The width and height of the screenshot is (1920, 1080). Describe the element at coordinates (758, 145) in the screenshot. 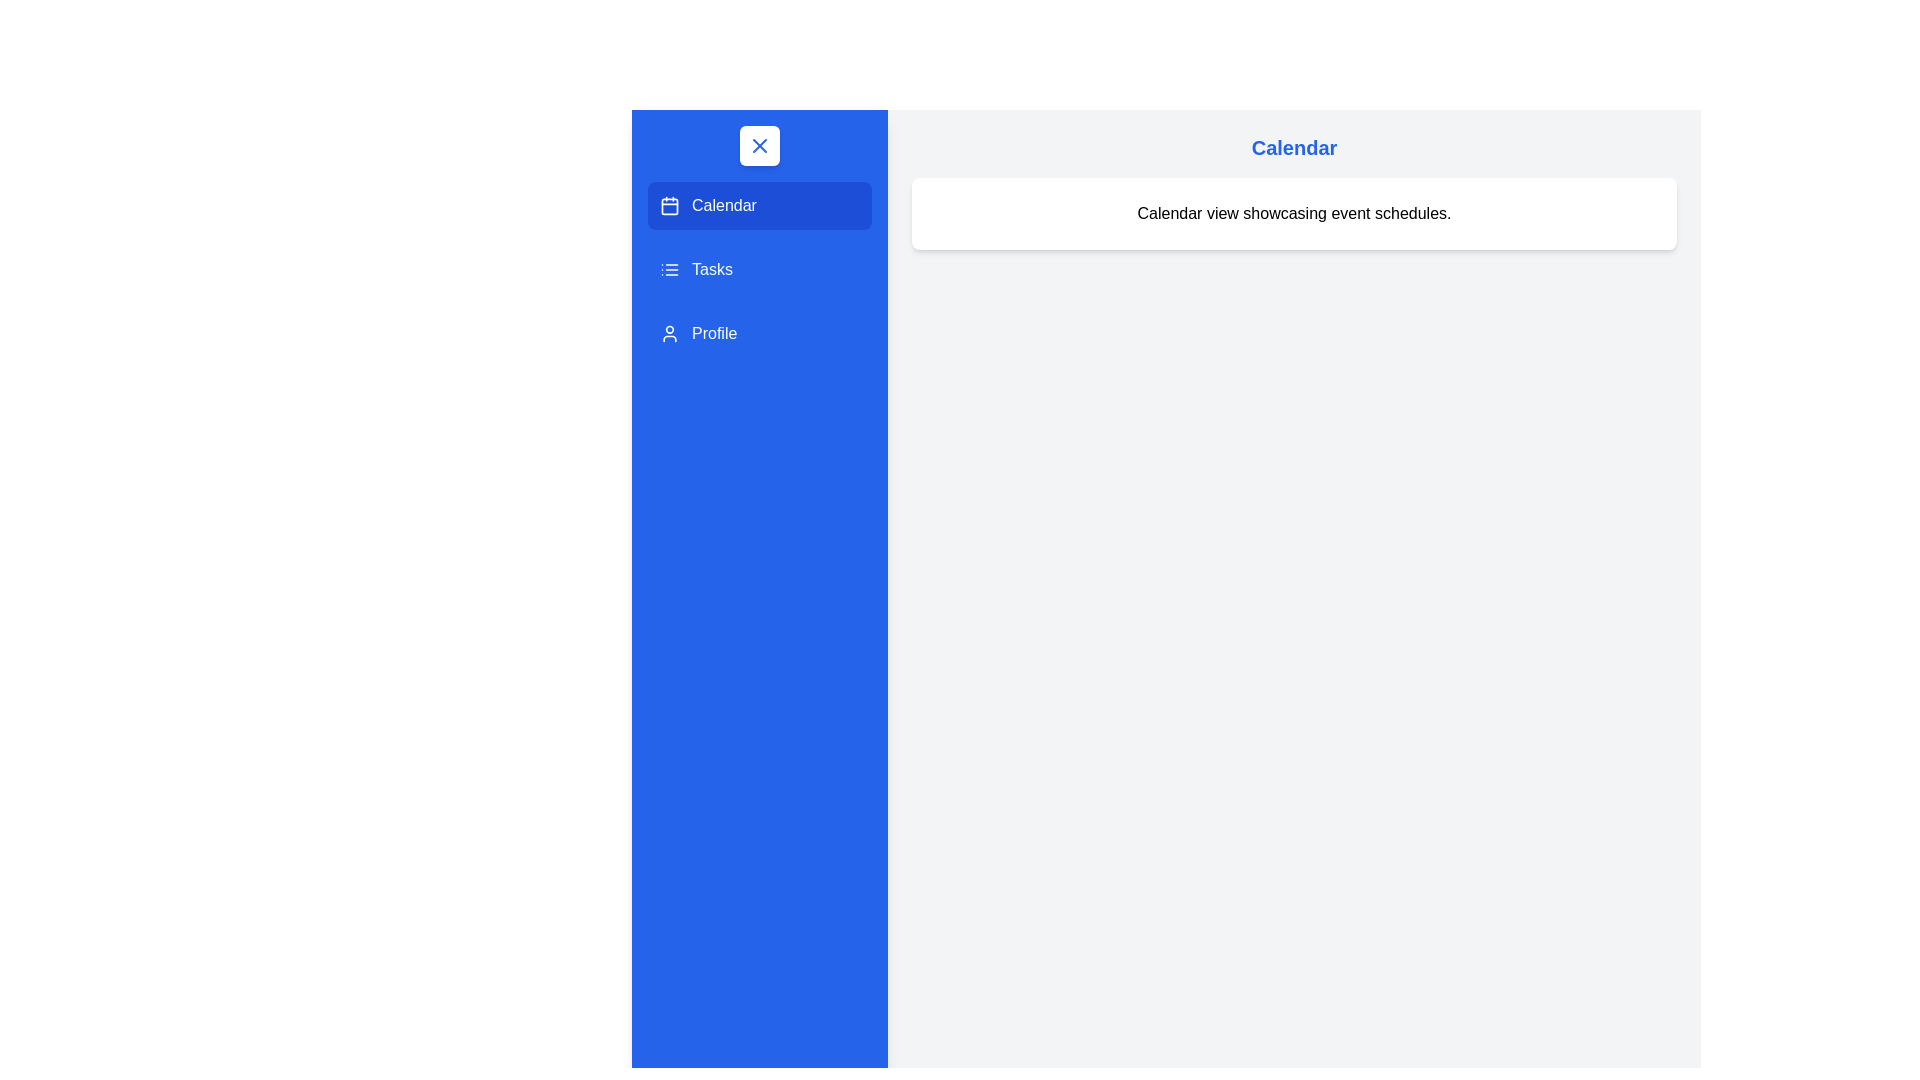

I see `the toggle button to close the drawer` at that location.